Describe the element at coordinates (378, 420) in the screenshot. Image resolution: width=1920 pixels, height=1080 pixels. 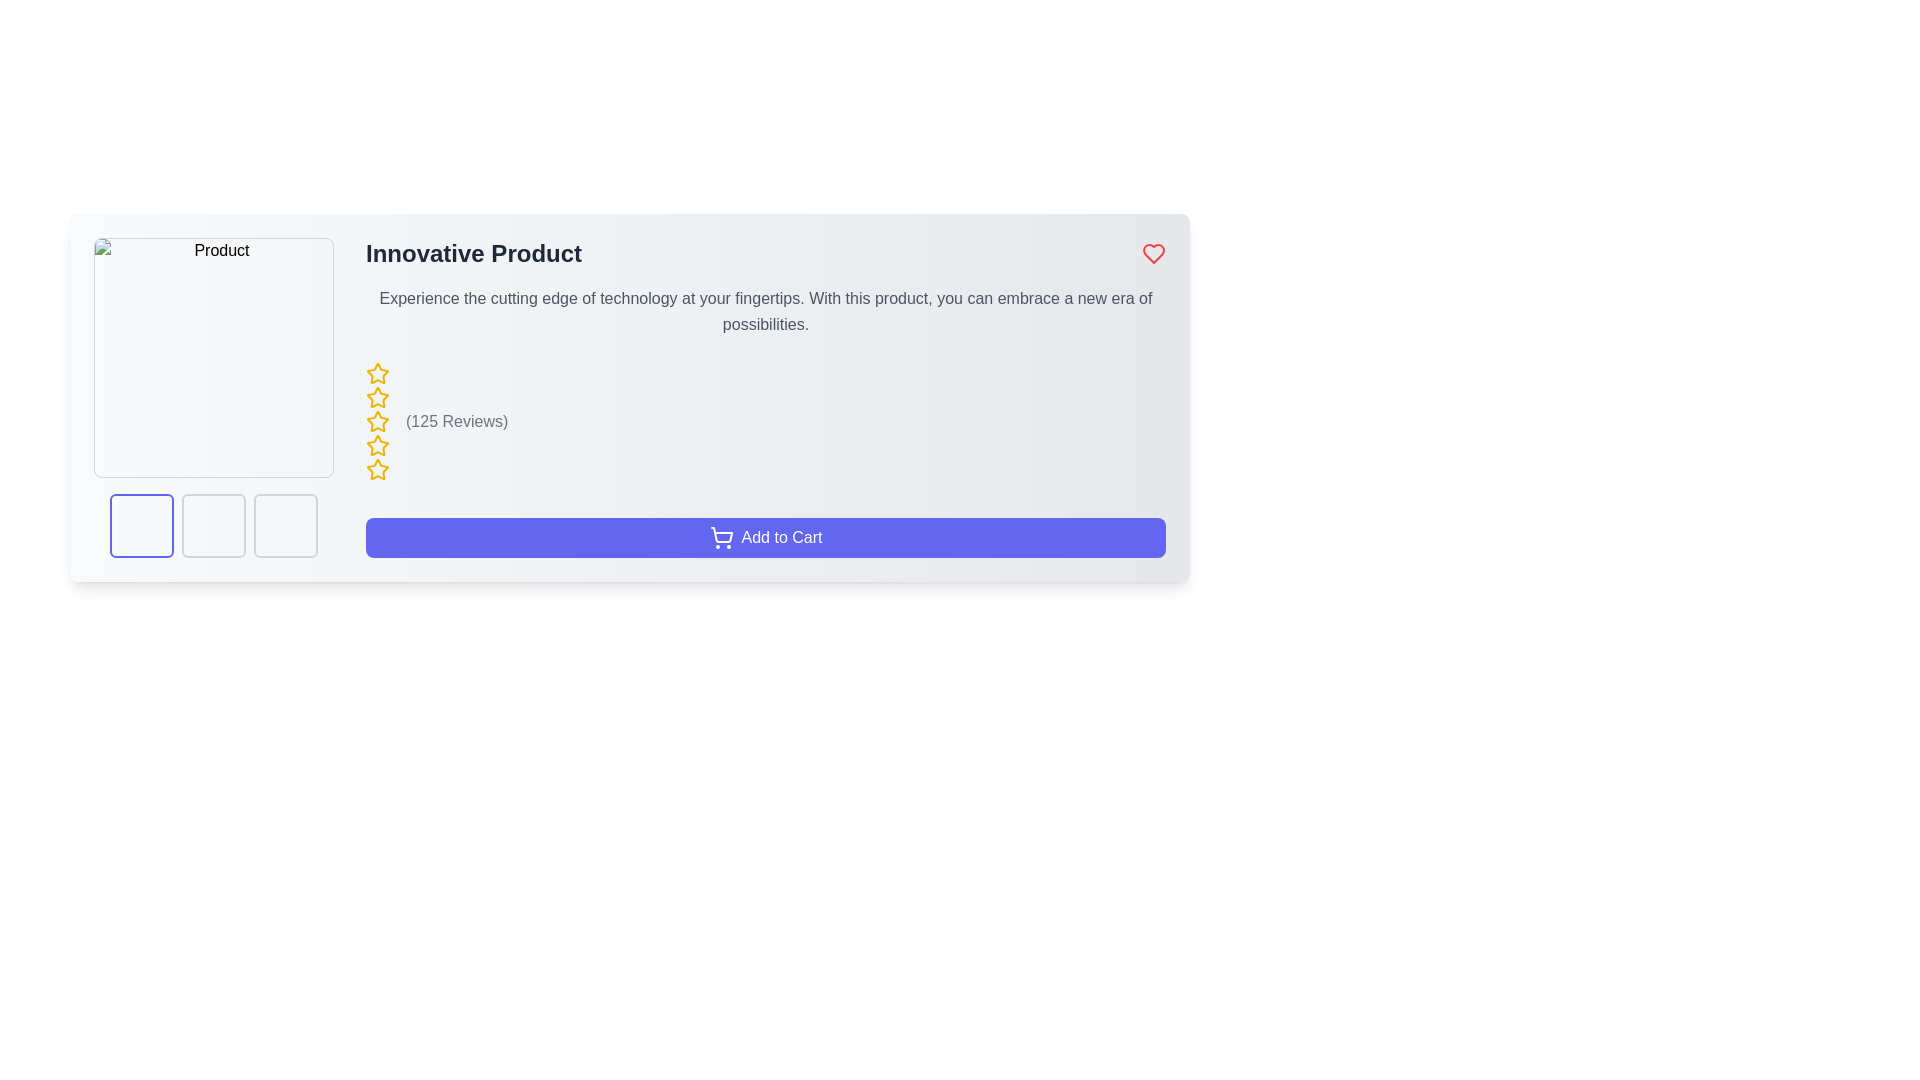
I see `the yellow star rating icon, which is the second star from the left in a horizontal array of five stars` at that location.